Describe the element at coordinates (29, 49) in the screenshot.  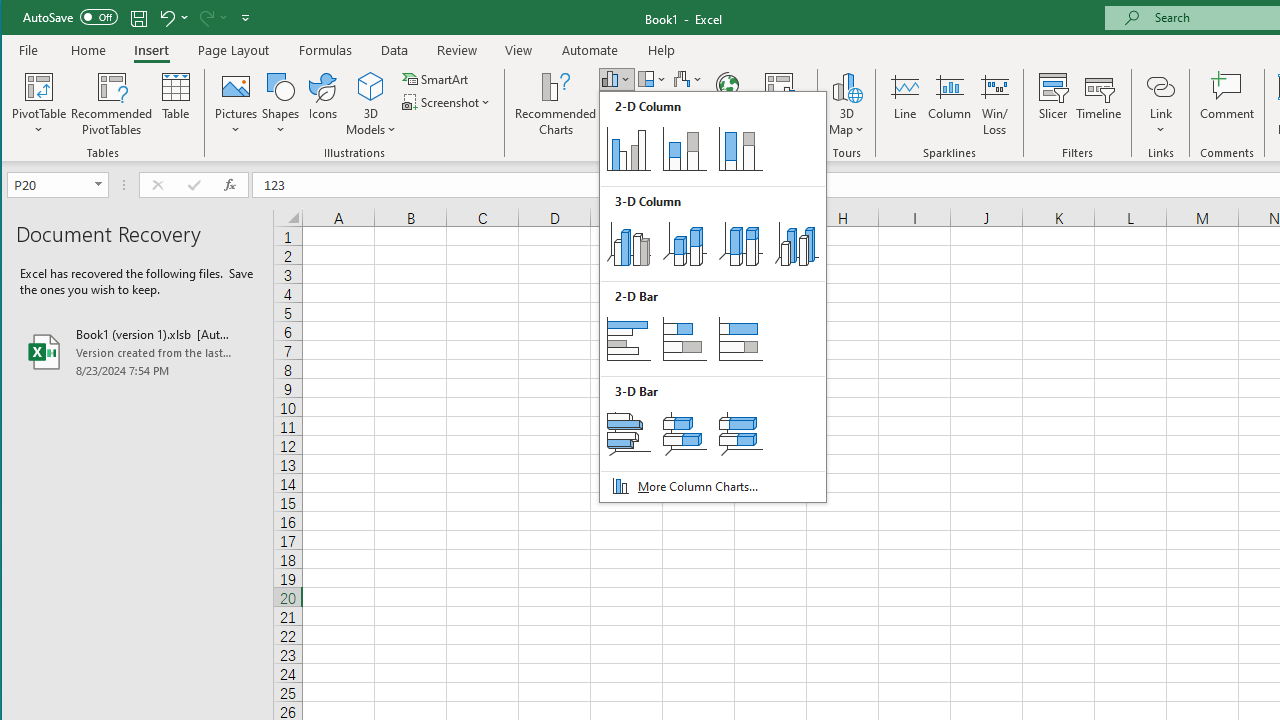
I see `'File Tab'` at that location.